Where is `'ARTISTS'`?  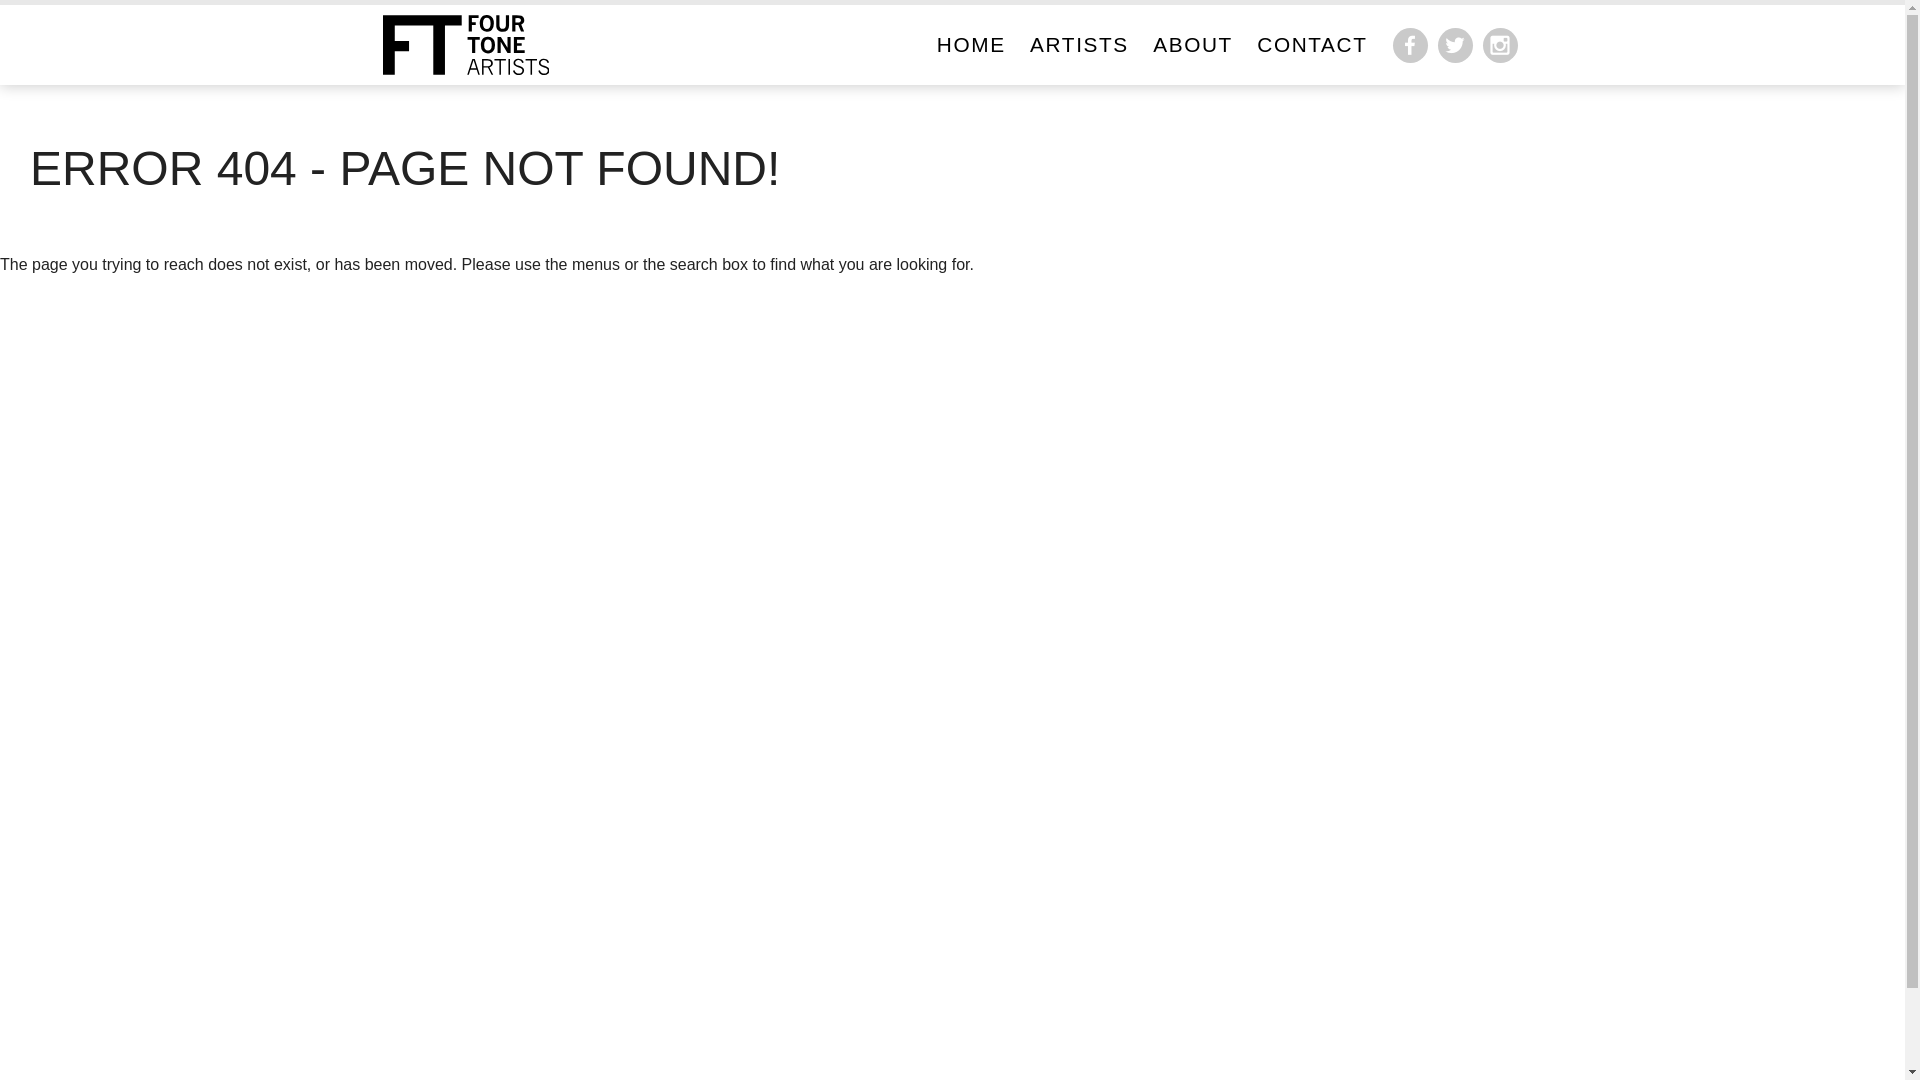 'ARTISTS' is located at coordinates (1019, 44).